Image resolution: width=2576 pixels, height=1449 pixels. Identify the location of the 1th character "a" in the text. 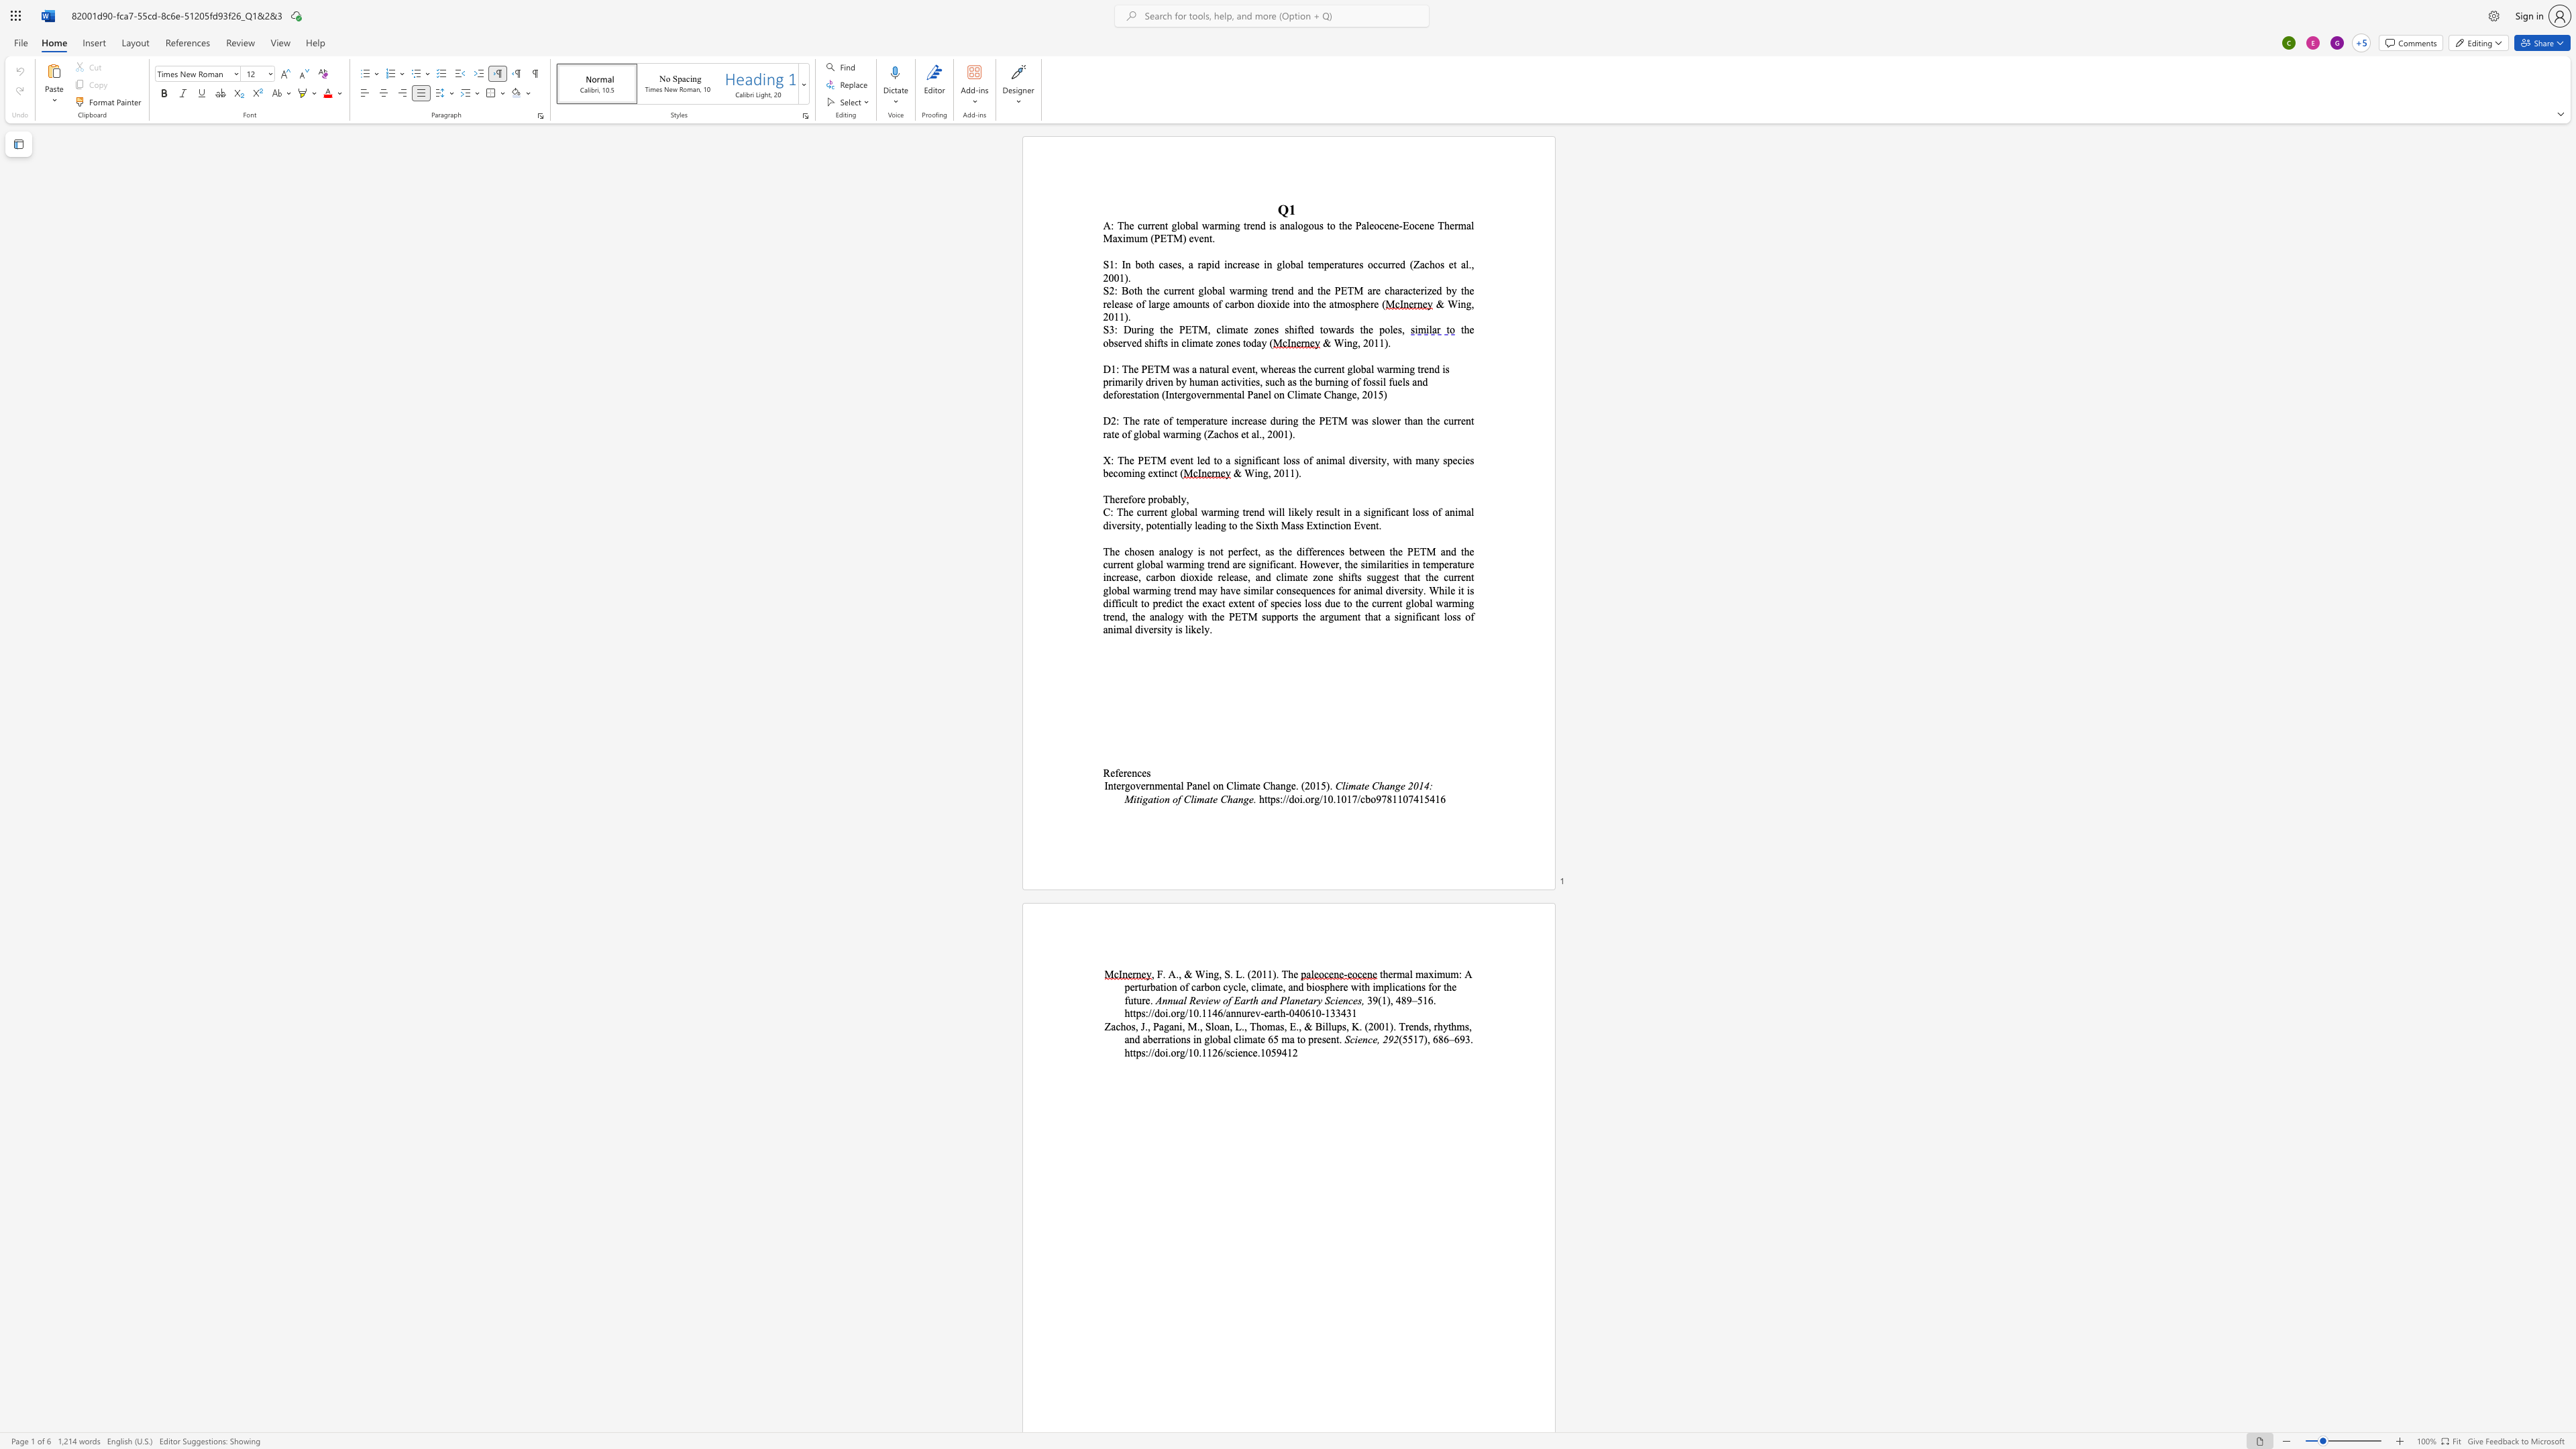
(1227, 459).